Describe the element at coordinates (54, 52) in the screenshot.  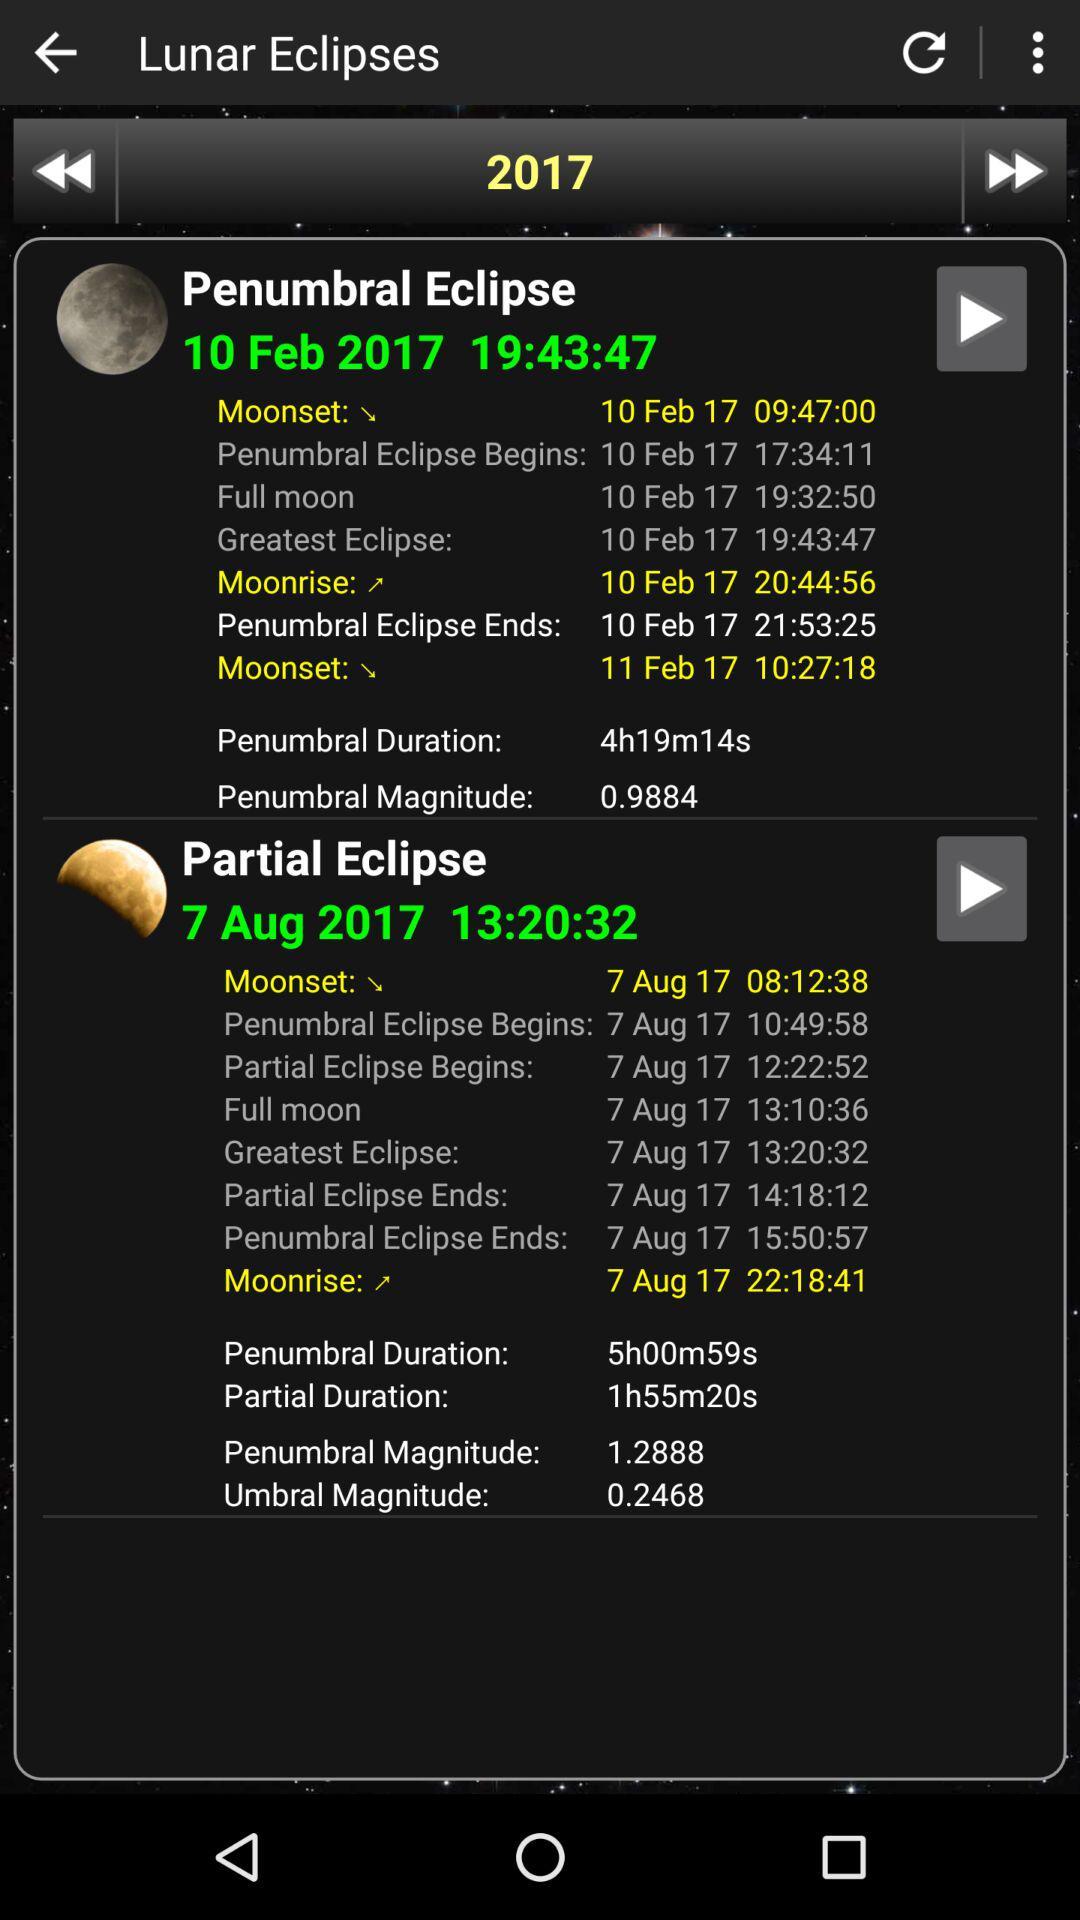
I see `back` at that location.